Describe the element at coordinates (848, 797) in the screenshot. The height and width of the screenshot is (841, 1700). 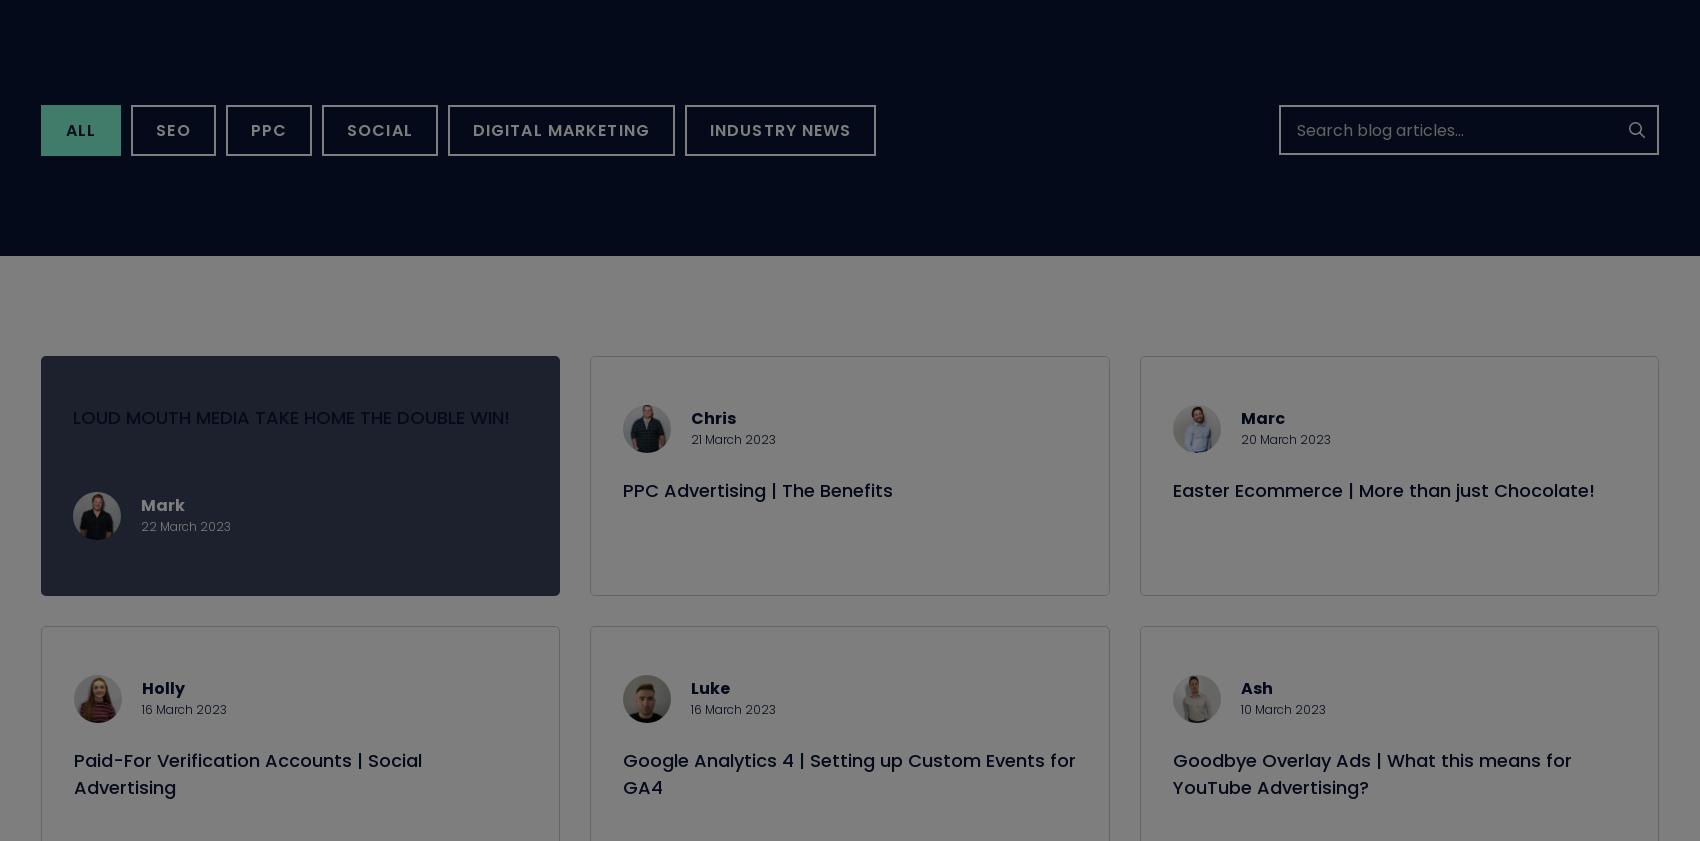
I see `'Google Analytics 4 | Setting up Custom Events for GA4'` at that location.